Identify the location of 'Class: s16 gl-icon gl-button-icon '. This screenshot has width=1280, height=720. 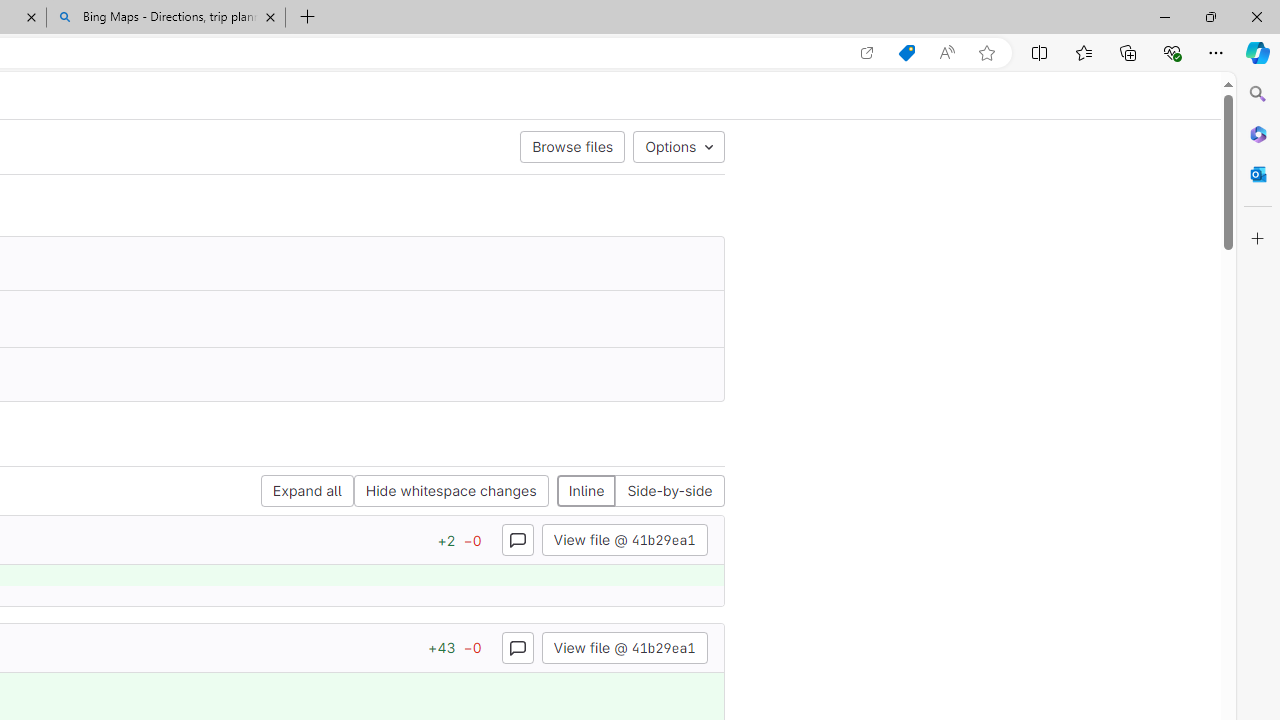
(517, 647).